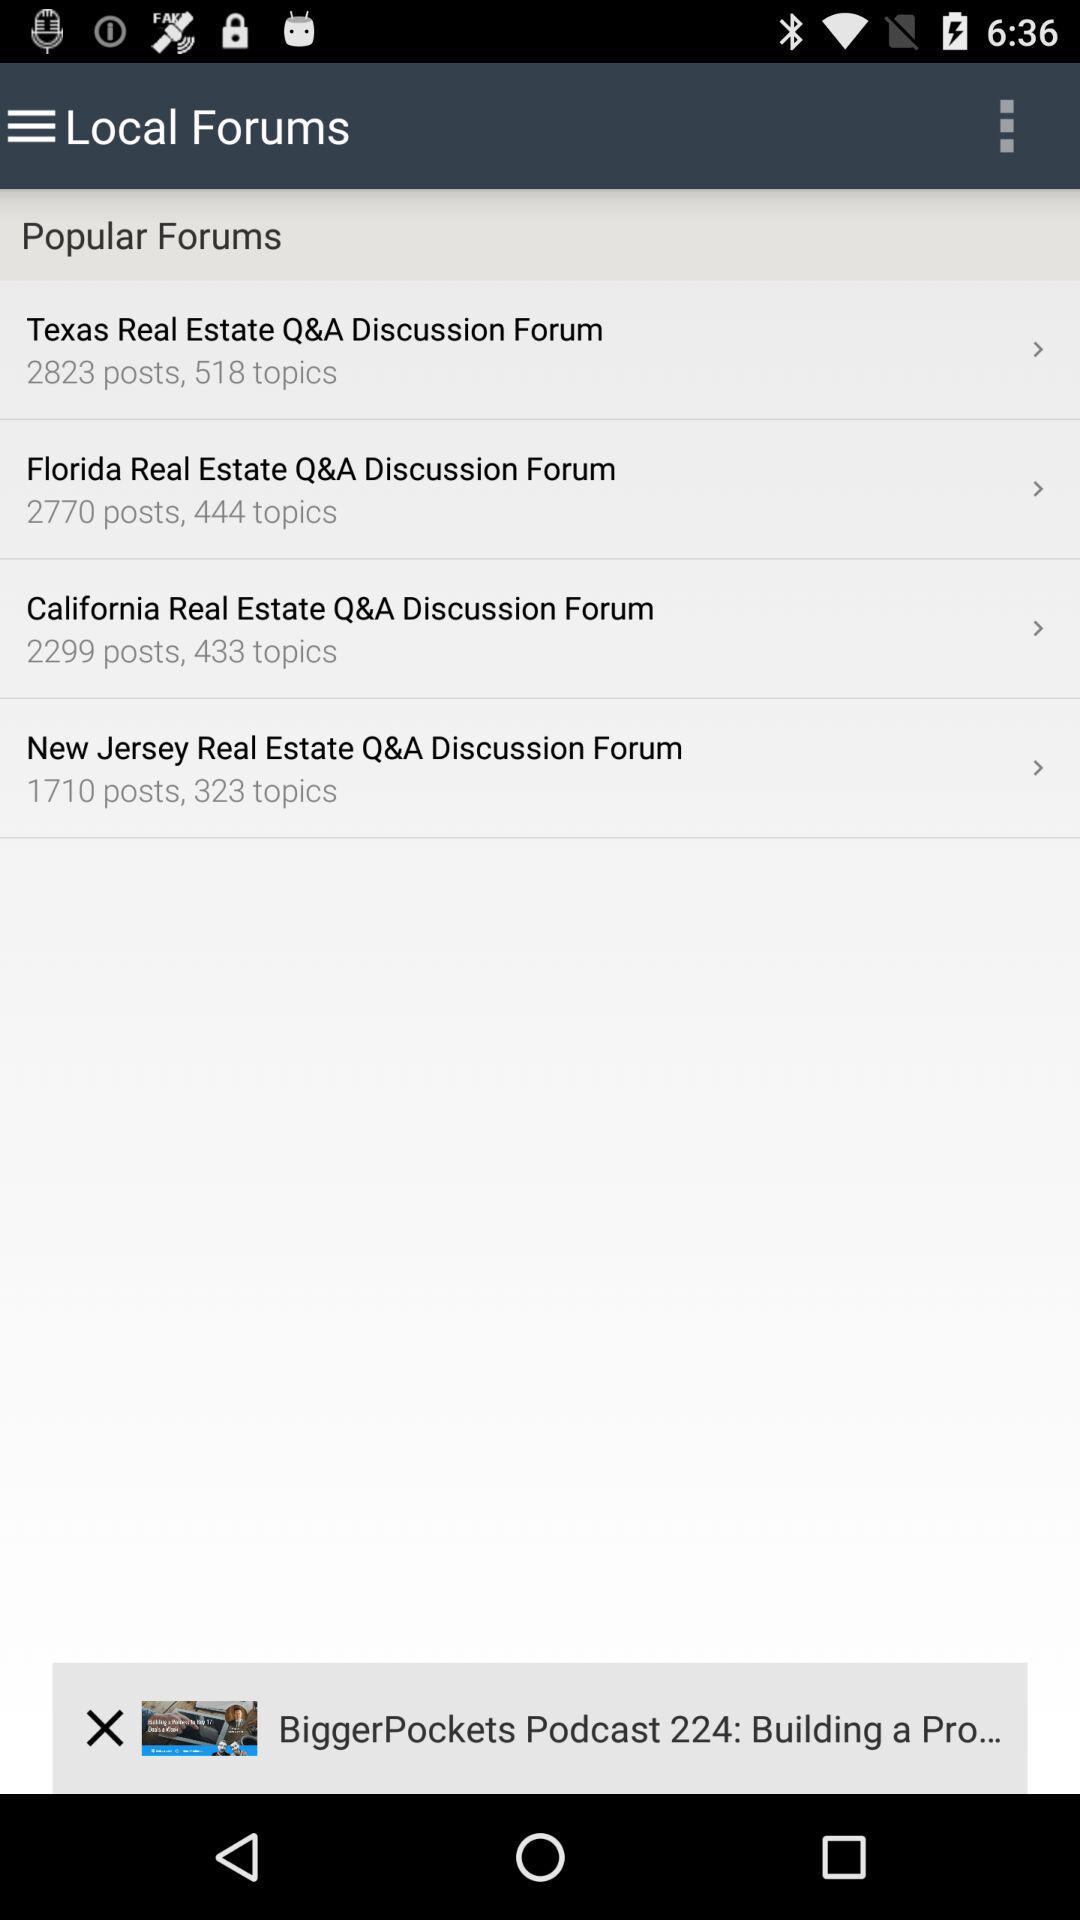  Describe the element at coordinates (523, 649) in the screenshot. I see `the item above new jersey real item` at that location.